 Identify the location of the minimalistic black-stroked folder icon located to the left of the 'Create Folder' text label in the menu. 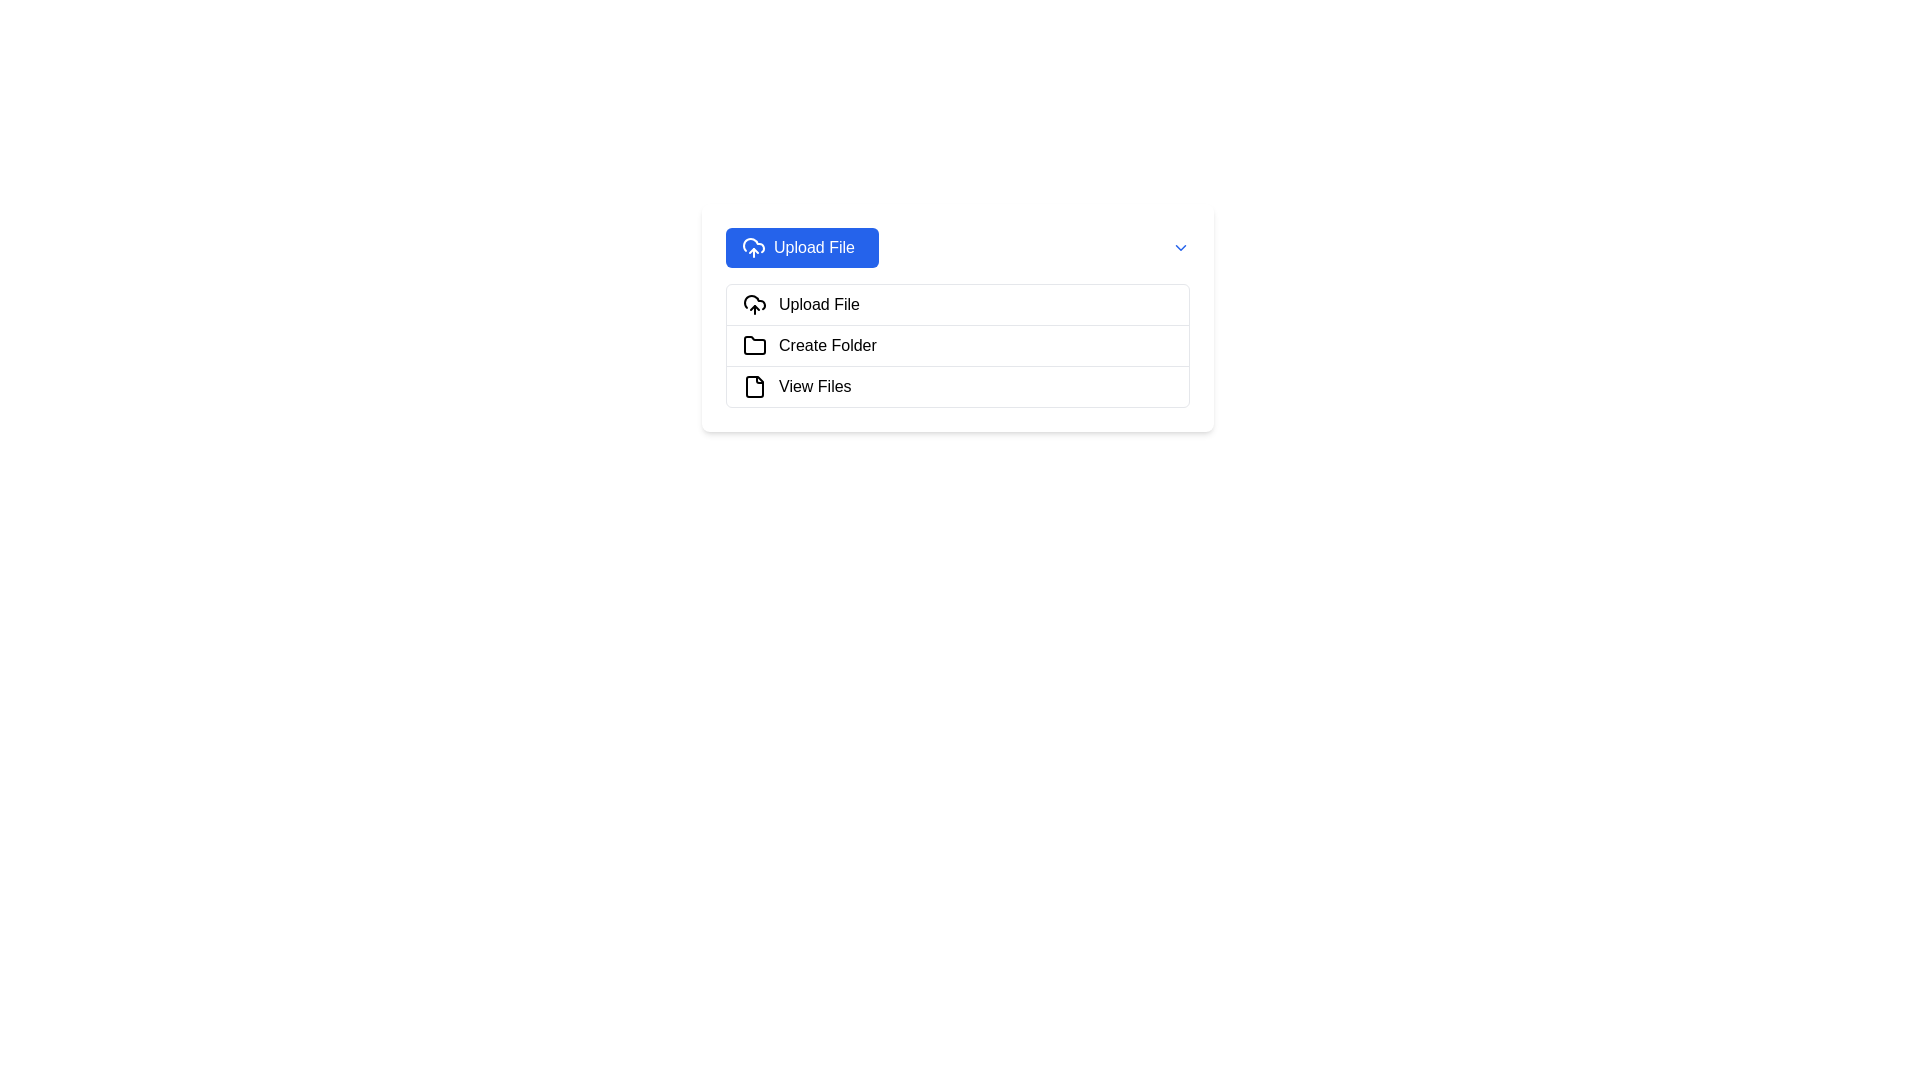
(753, 345).